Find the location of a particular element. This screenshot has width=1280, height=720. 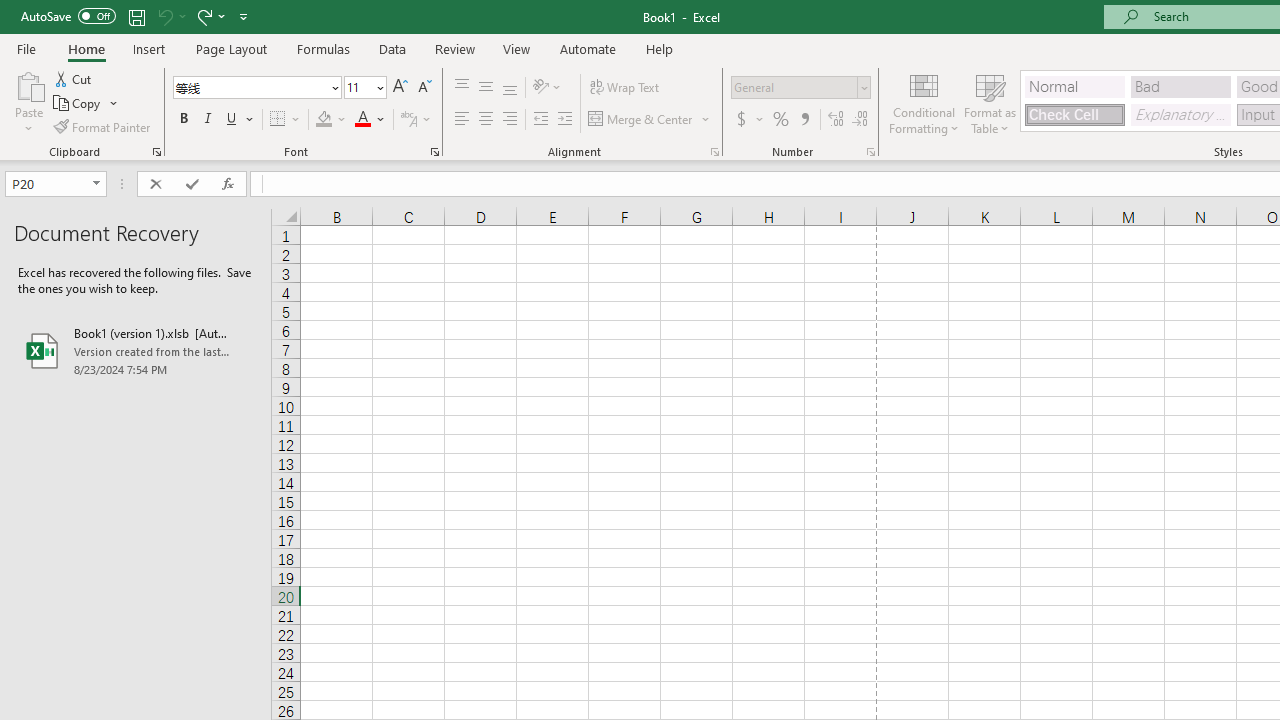

'Check Cell' is located at coordinates (1073, 114).